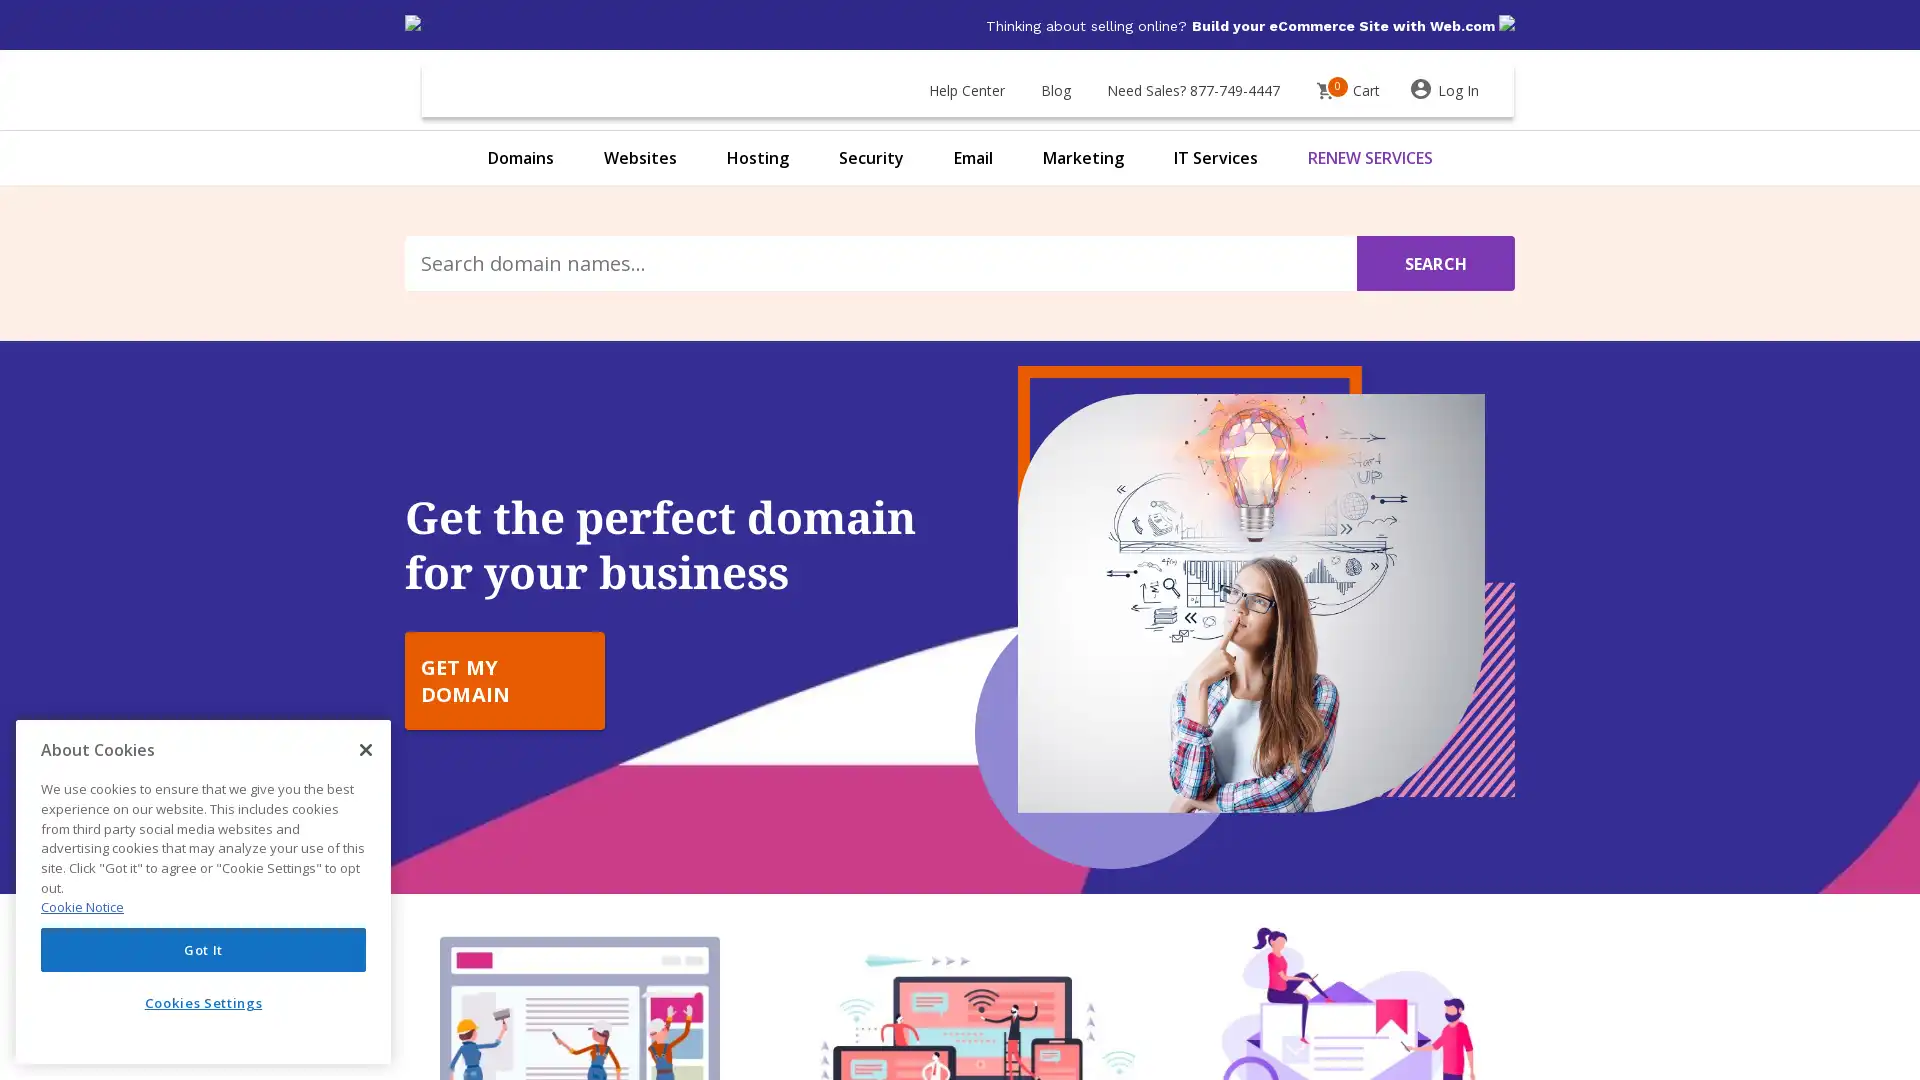 The image size is (1920, 1080). Describe the element at coordinates (365, 749) in the screenshot. I see `Close` at that location.